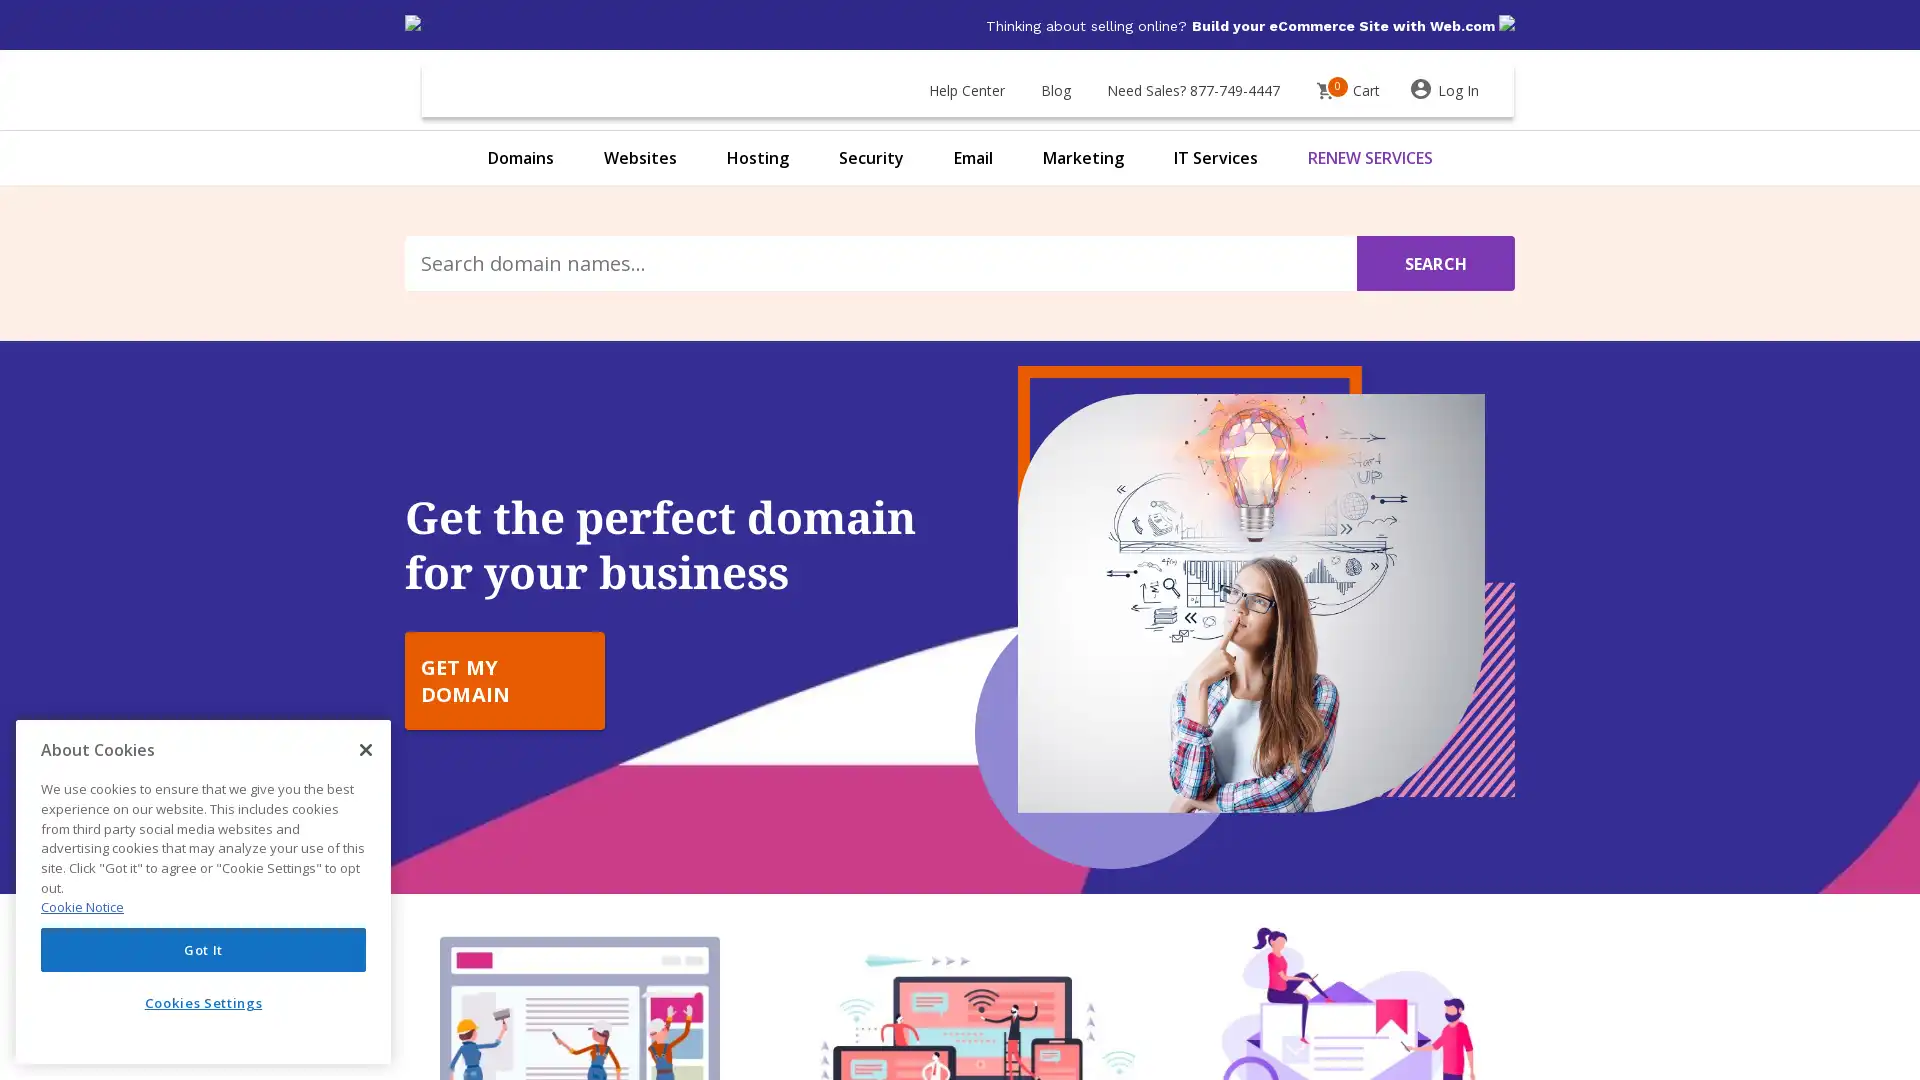 The image size is (1920, 1080). Describe the element at coordinates (365, 749) in the screenshot. I see `Close` at that location.